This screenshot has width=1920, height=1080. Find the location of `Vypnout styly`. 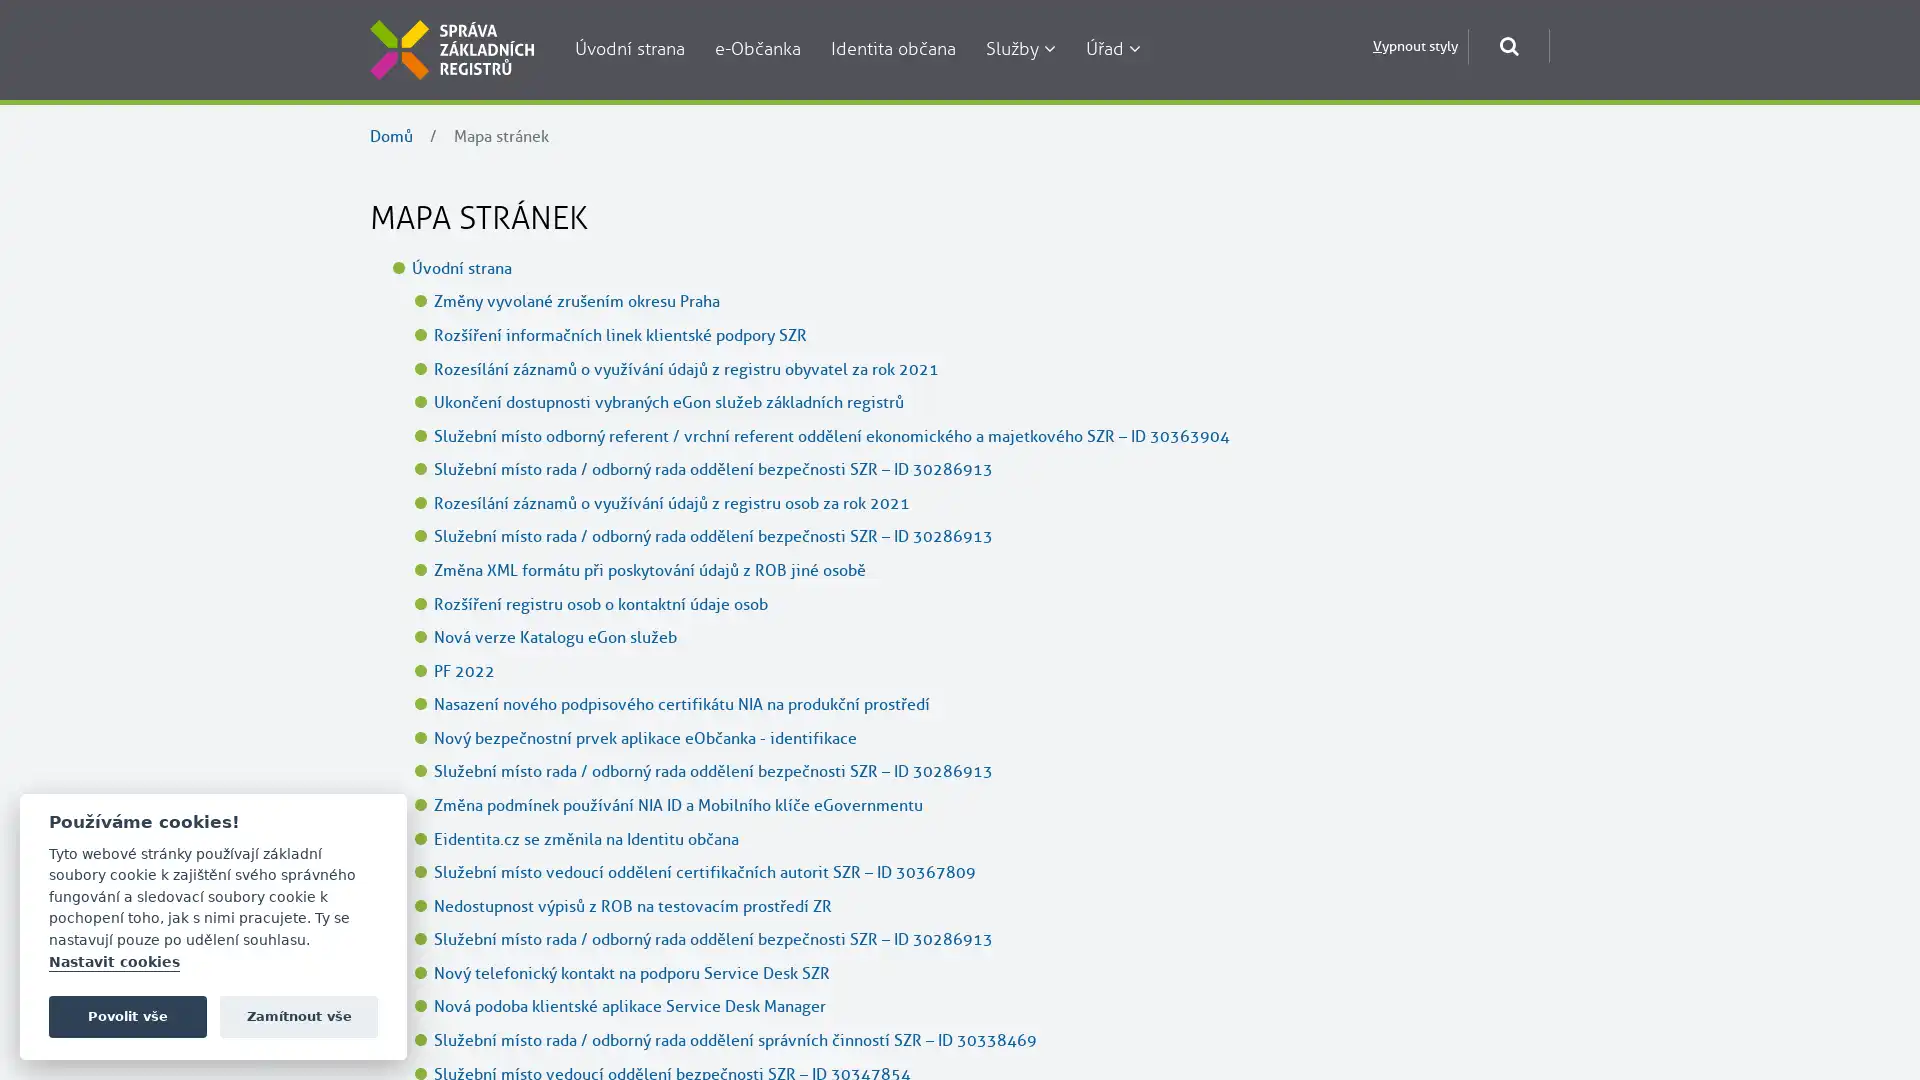

Vypnout styly is located at coordinates (1414, 45).